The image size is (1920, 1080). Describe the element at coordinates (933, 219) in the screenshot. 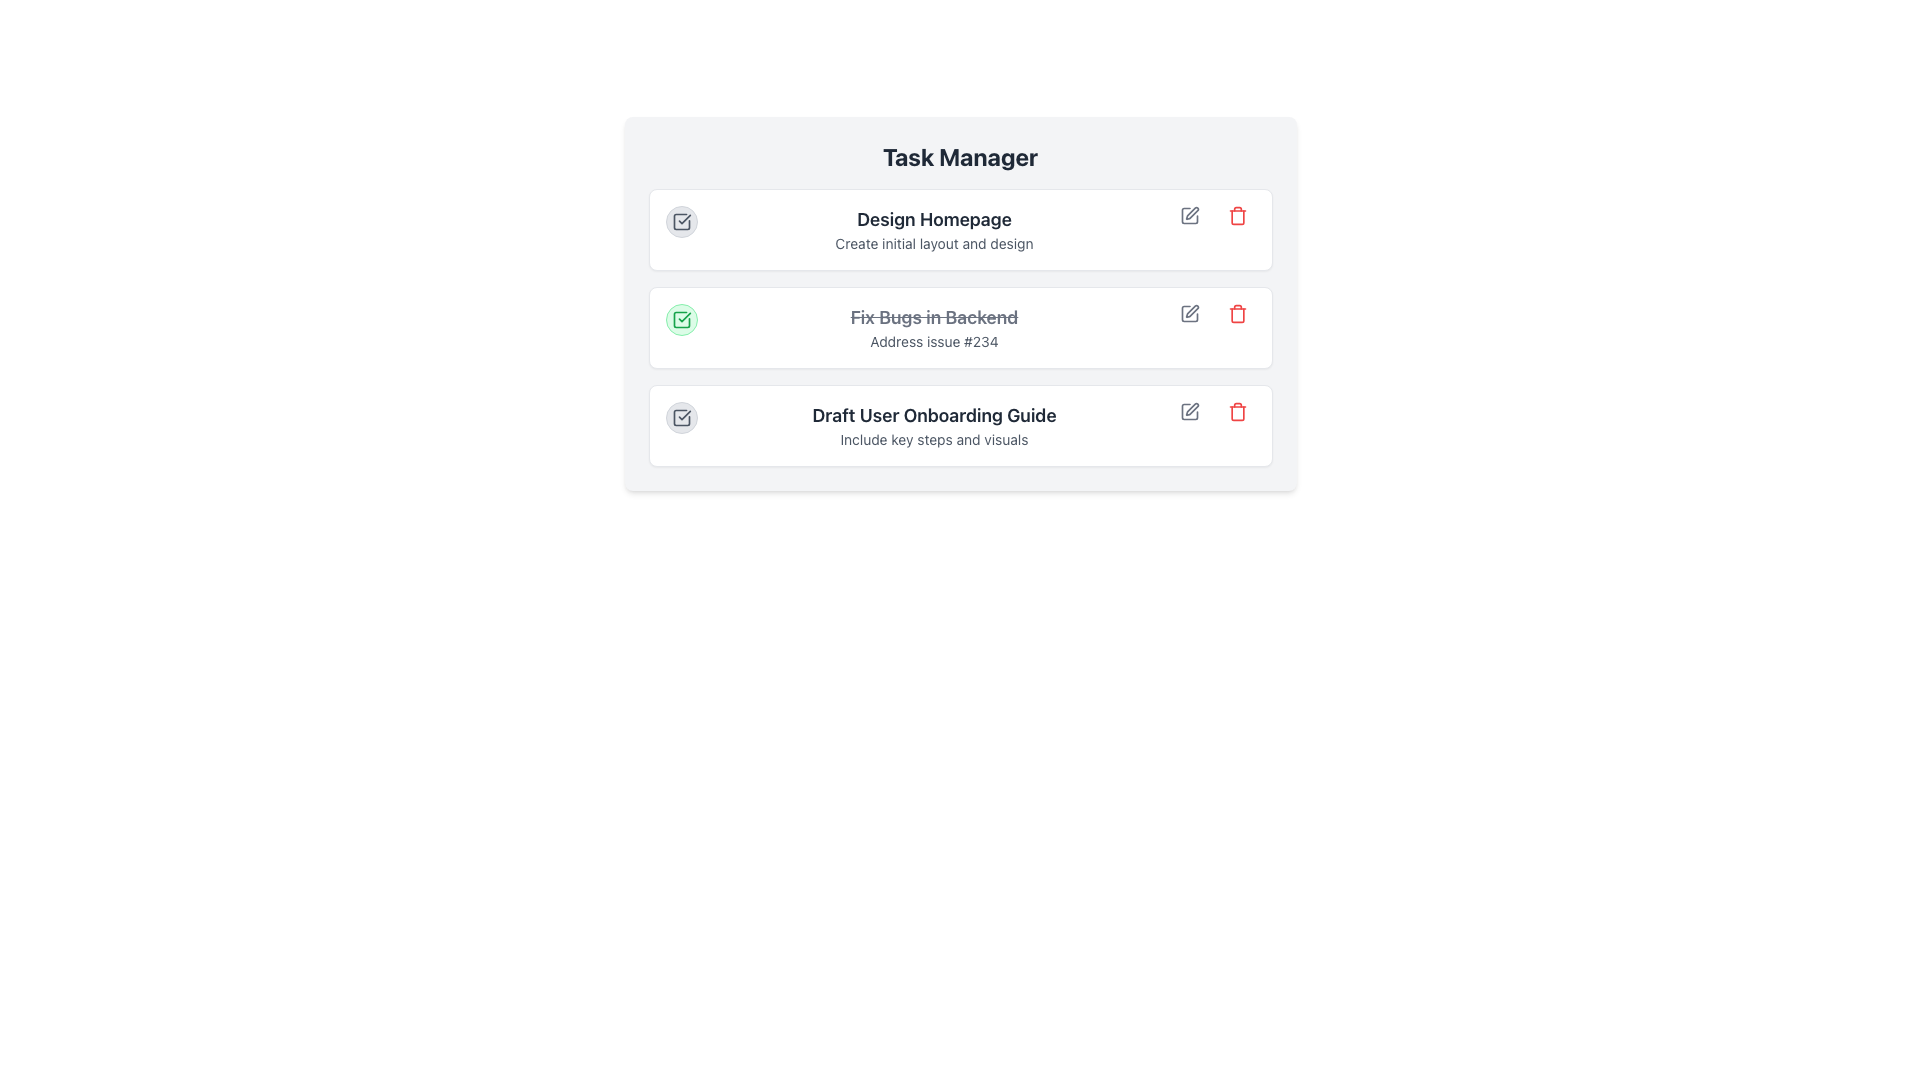

I see `the bolded text 'Design Homepage' in the first task box of the task manager interface, which is styled in large, semi-bold, dark-gray font` at that location.